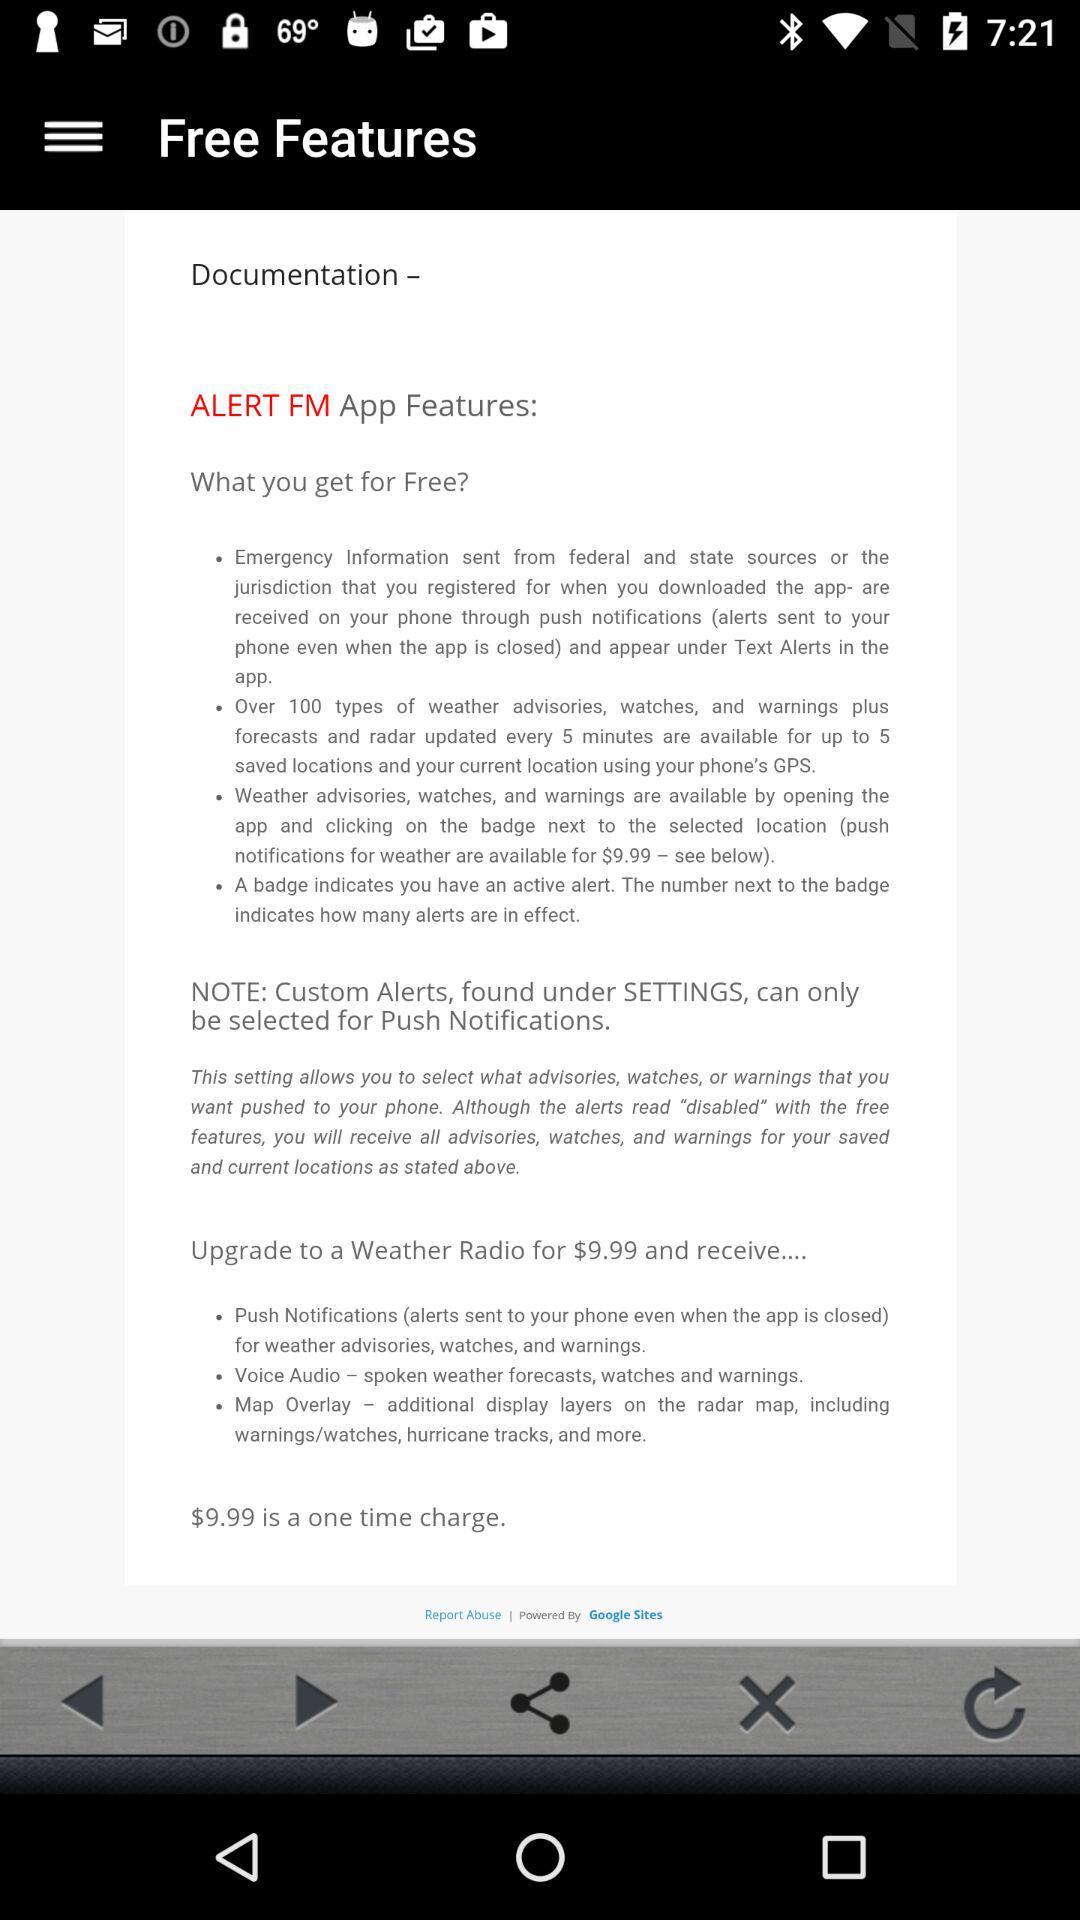 This screenshot has width=1080, height=1920. Describe the element at coordinates (540, 1702) in the screenshot. I see `share option` at that location.